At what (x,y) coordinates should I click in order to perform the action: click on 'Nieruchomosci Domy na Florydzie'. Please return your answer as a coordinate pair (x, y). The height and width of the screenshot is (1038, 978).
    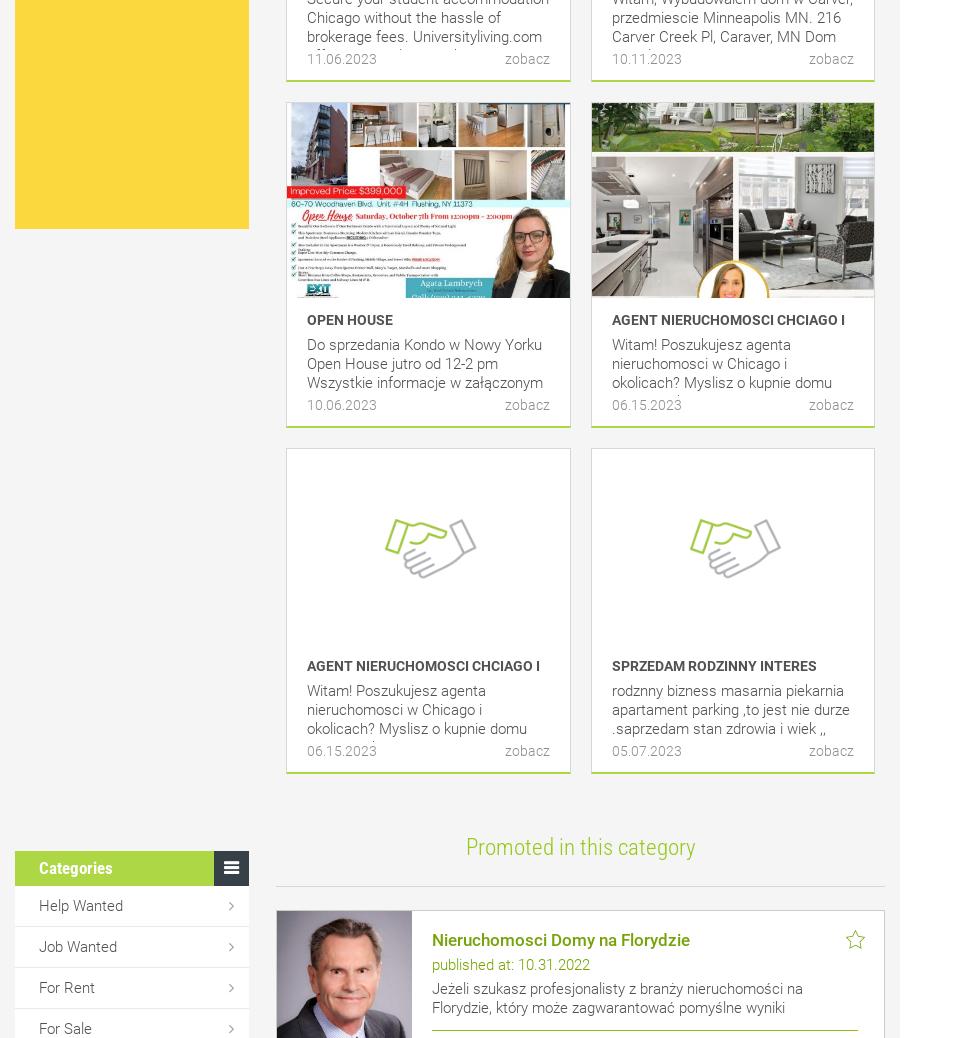
    Looking at the image, I should click on (430, 940).